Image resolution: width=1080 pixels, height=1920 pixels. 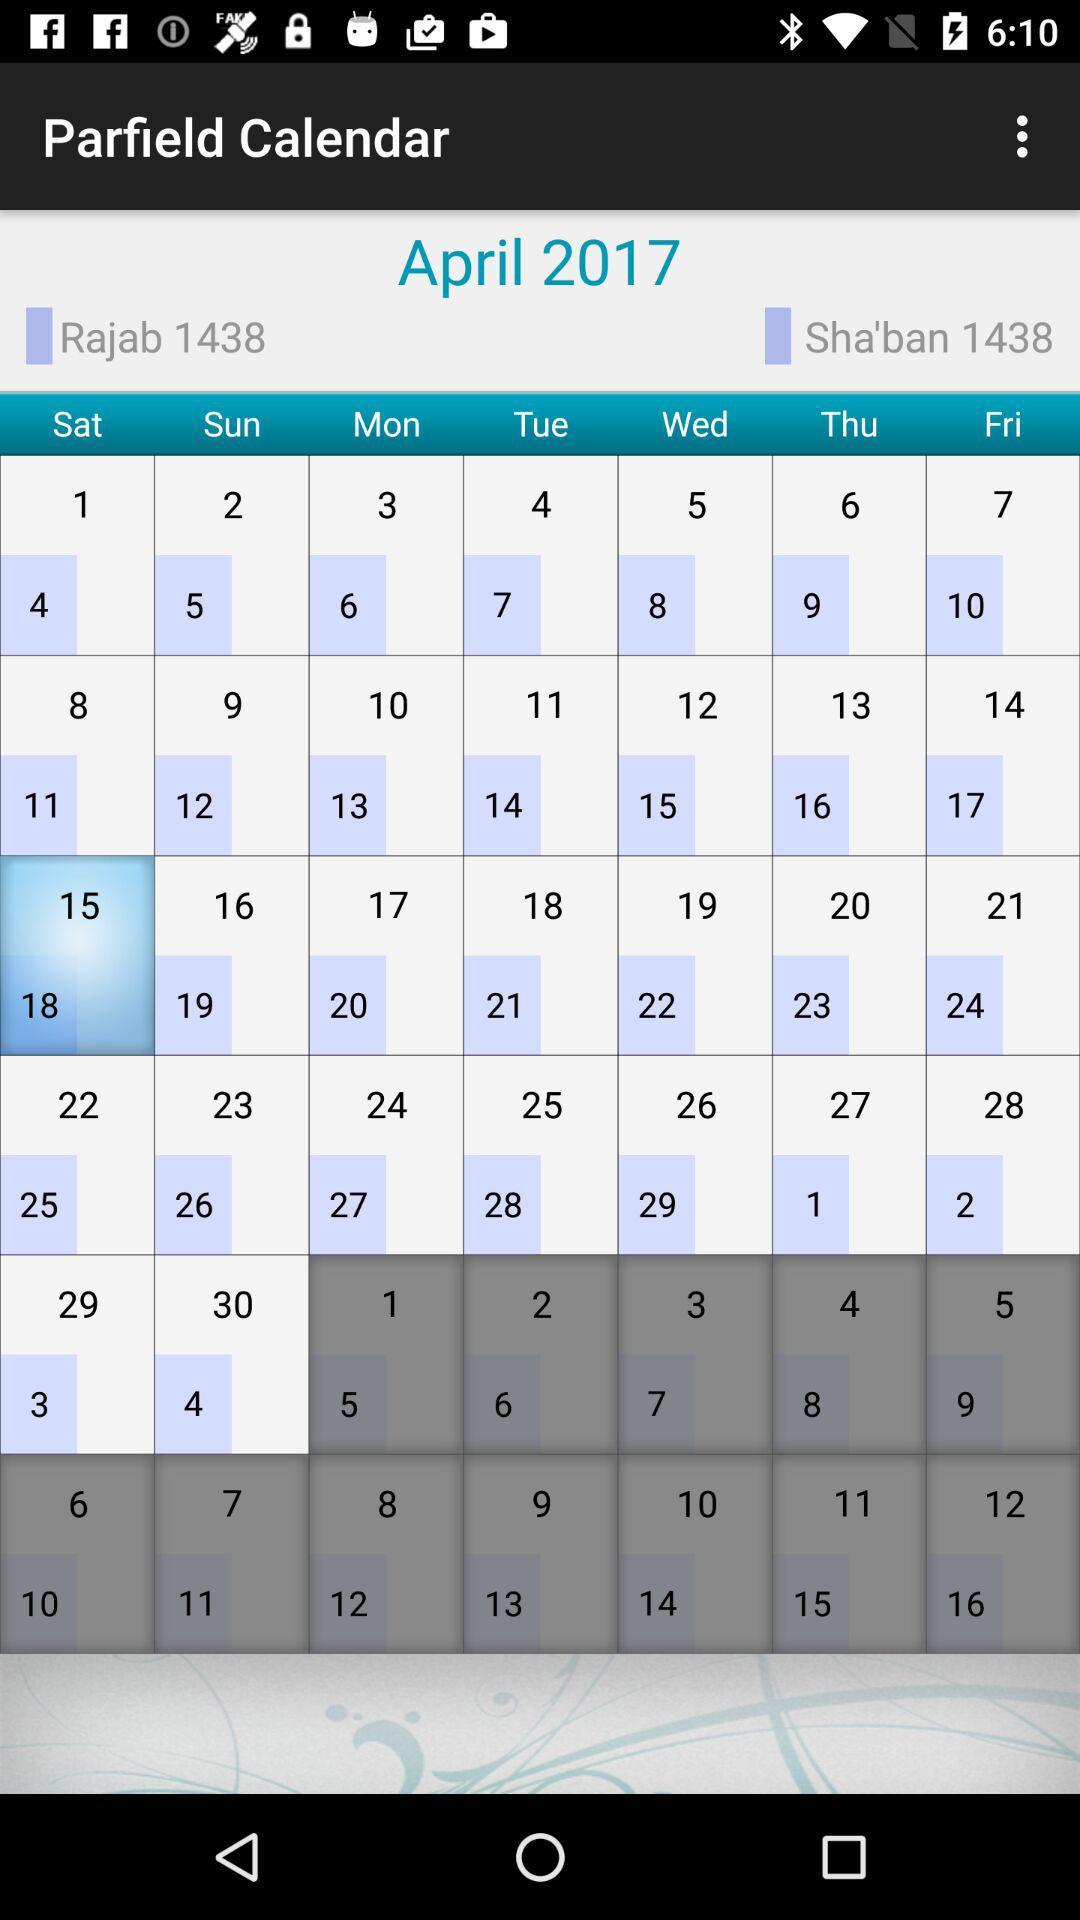 What do you see at coordinates (1027, 135) in the screenshot?
I see `icon above sha'ban 1438` at bounding box center [1027, 135].